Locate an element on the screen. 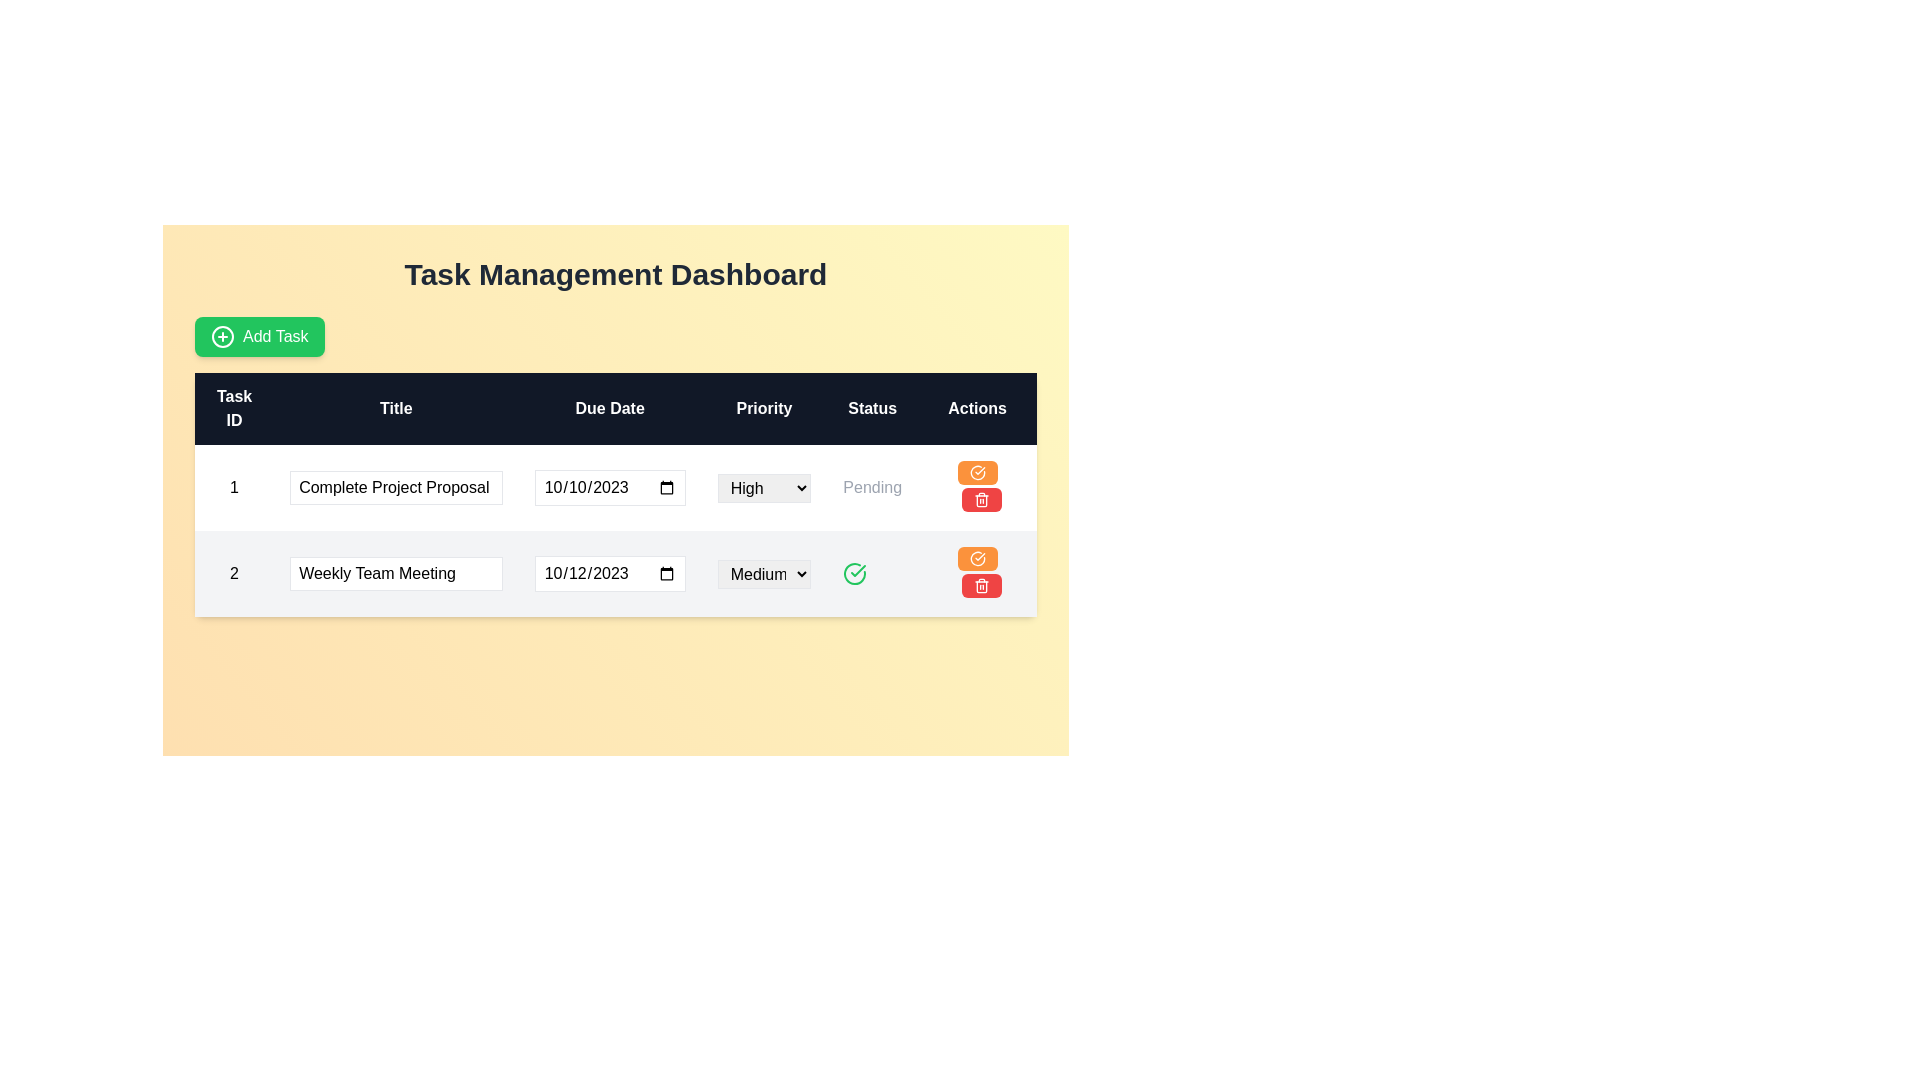 The image size is (1920, 1080). the green checkmark icon in the Status column of the second row of the task table, which indicates a positive confirmation is located at coordinates (855, 574).